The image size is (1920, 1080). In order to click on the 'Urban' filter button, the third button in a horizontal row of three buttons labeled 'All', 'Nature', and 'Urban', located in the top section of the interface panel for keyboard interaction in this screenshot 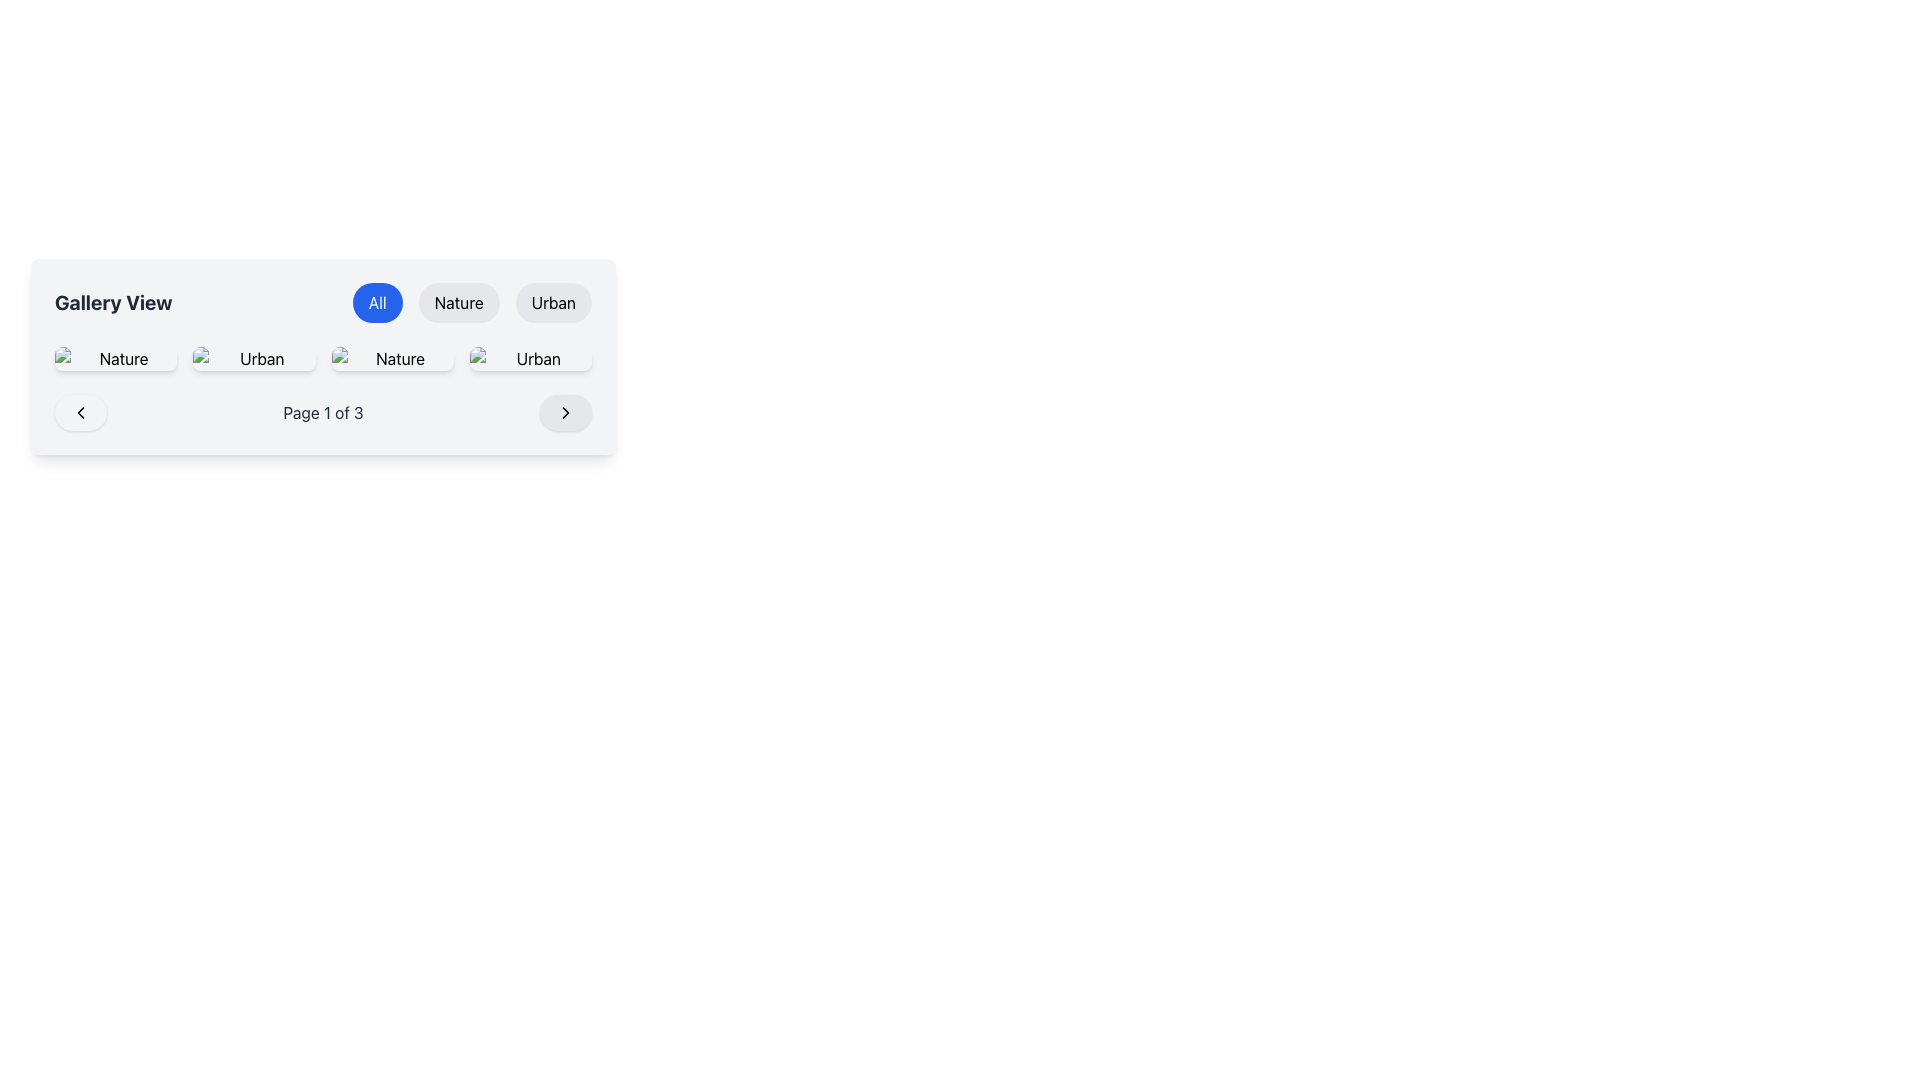, I will do `click(553, 303)`.